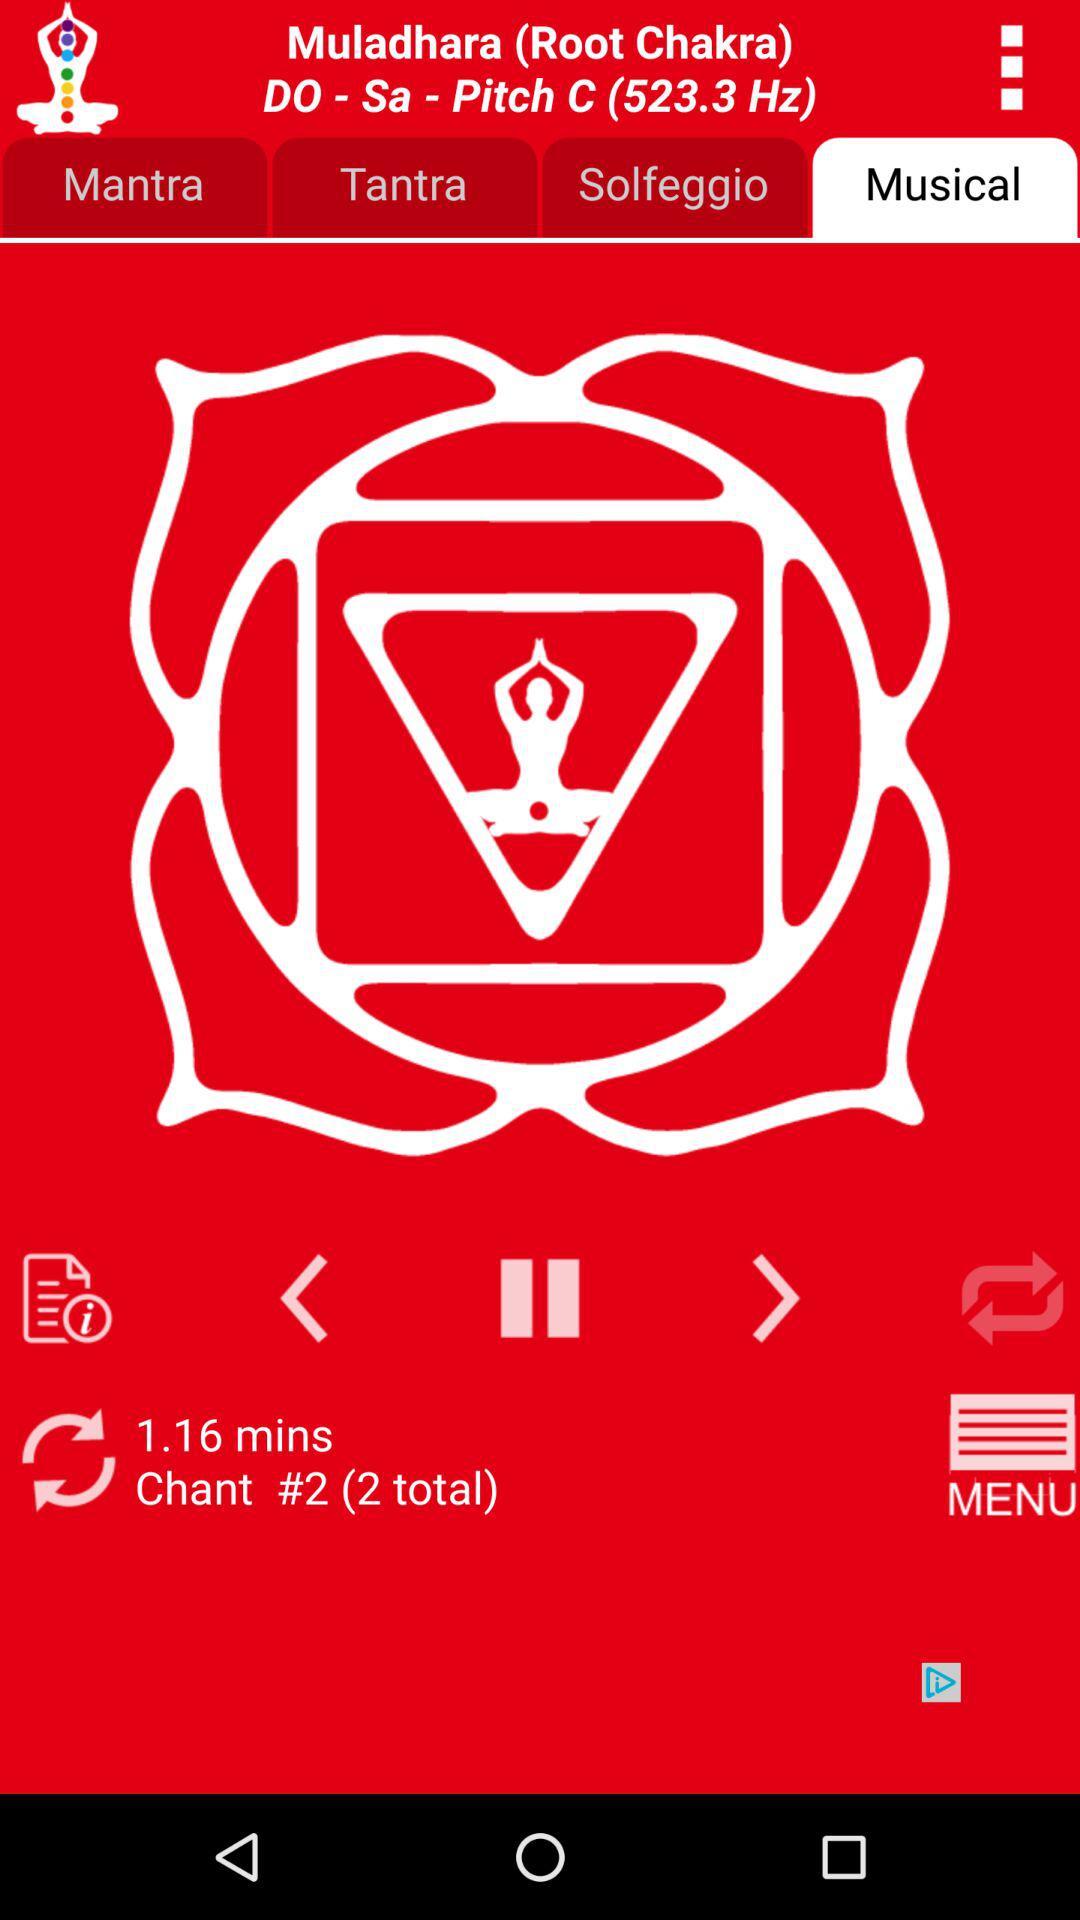  I want to click on the icon next to musical item, so click(675, 188).